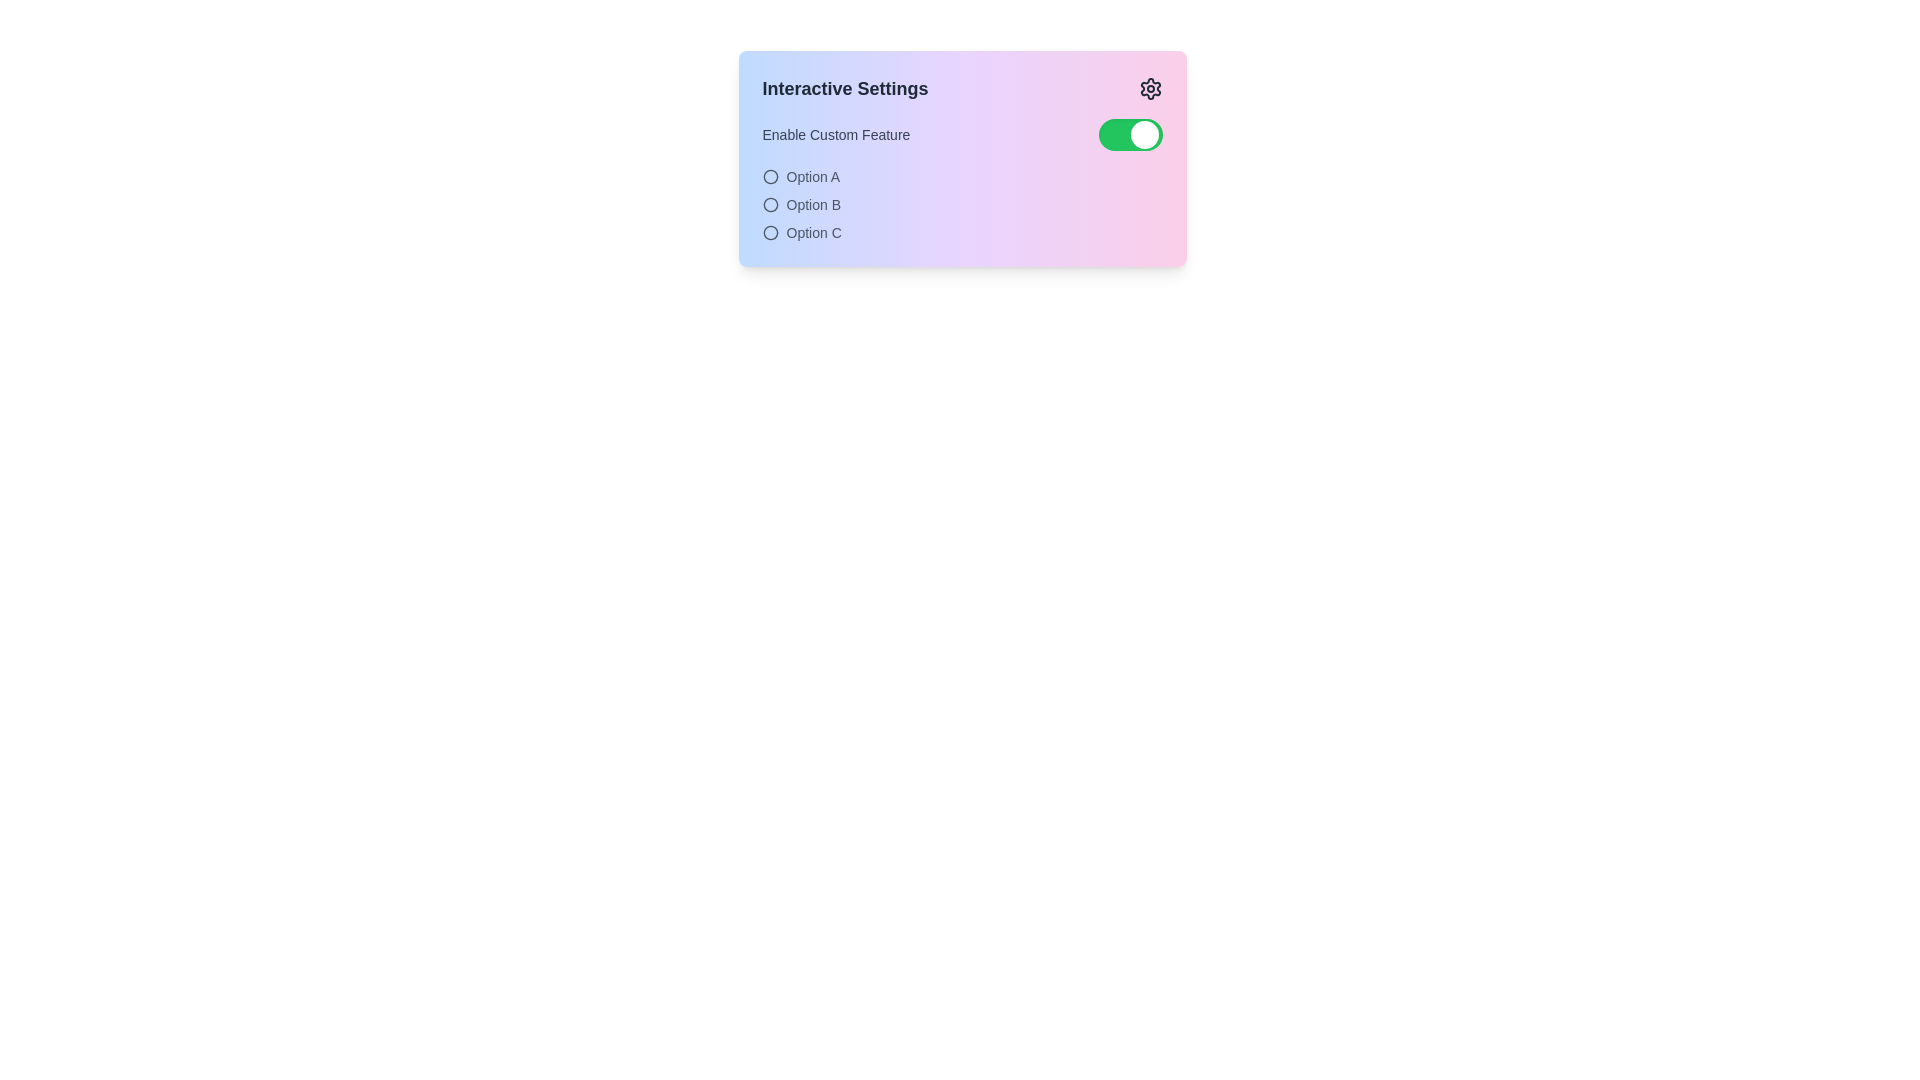 Image resolution: width=1920 pixels, height=1080 pixels. Describe the element at coordinates (769, 231) in the screenshot. I see `the radio button for 'Option C' using keyboard navigation` at that location.